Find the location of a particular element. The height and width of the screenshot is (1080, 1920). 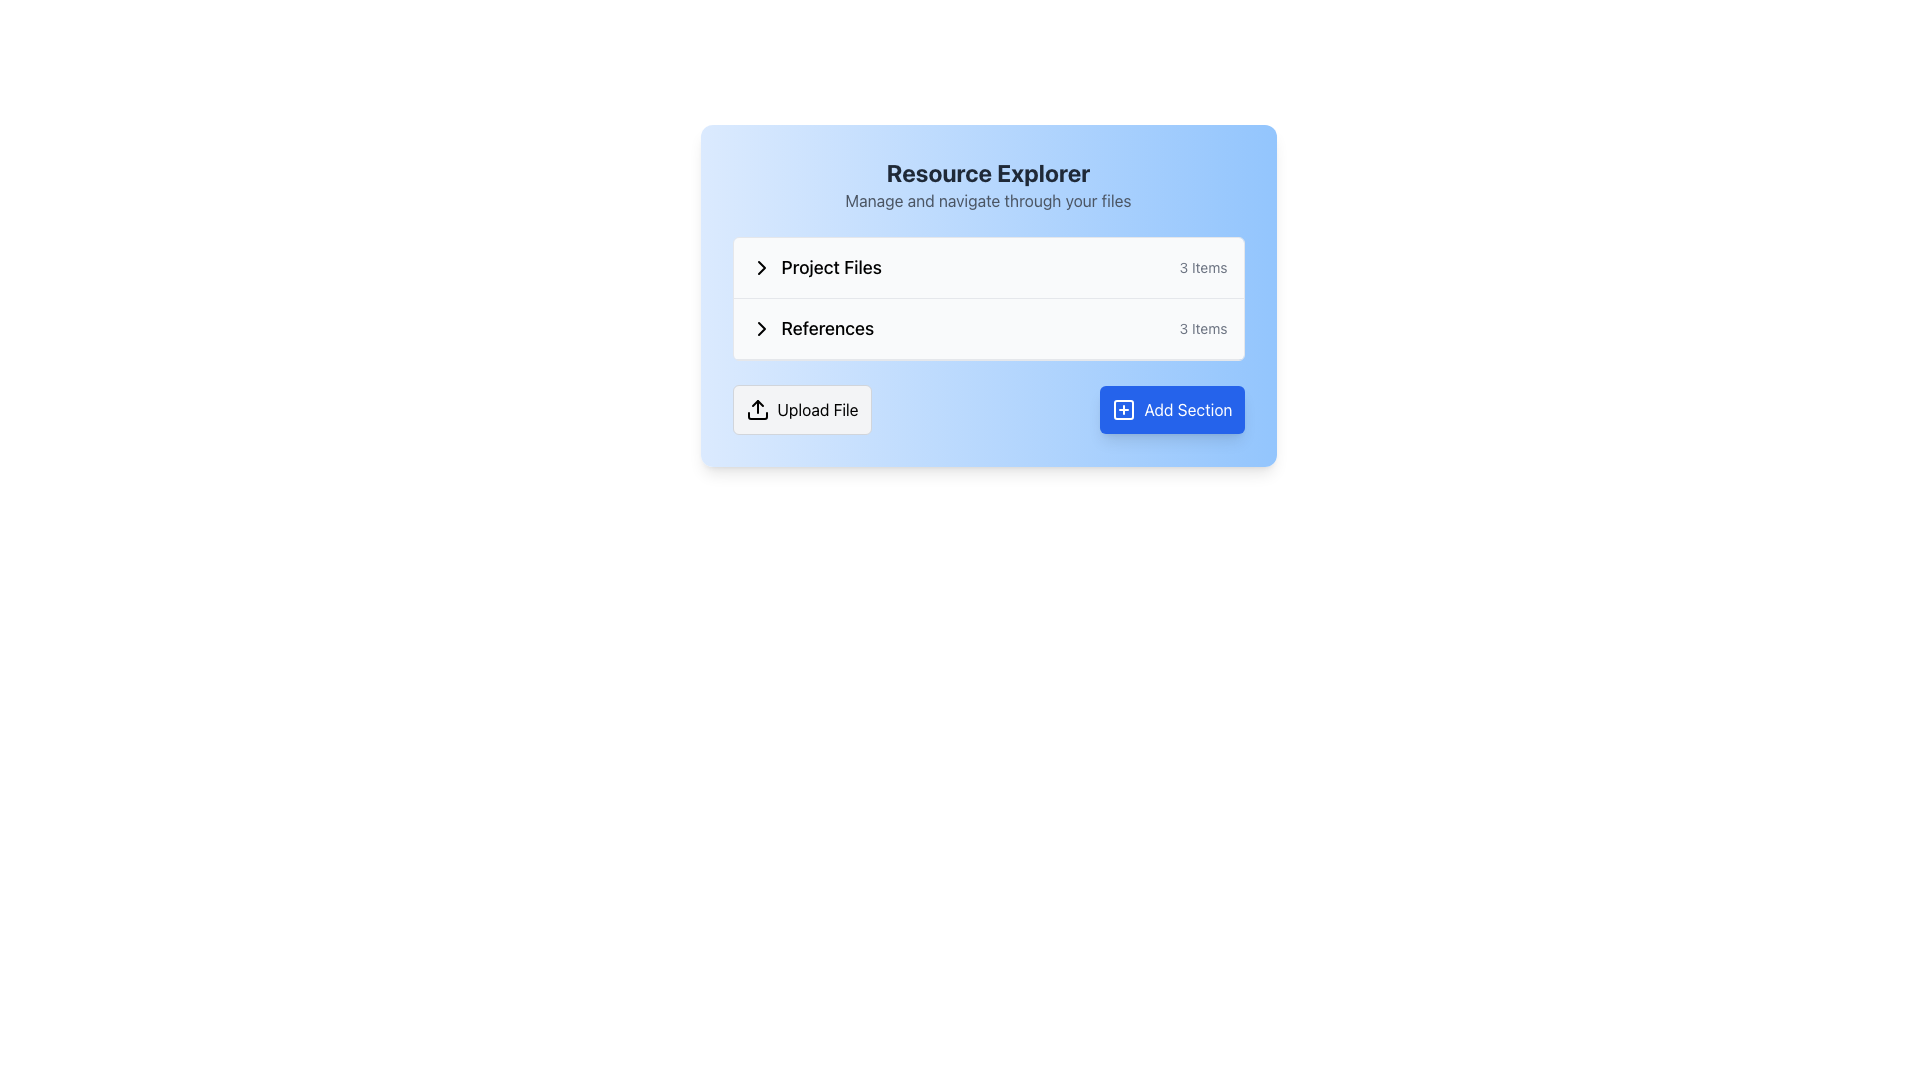

the 'Project Files' text label with icon located in the first row of the Resource Explorer interface is located at coordinates (815, 266).